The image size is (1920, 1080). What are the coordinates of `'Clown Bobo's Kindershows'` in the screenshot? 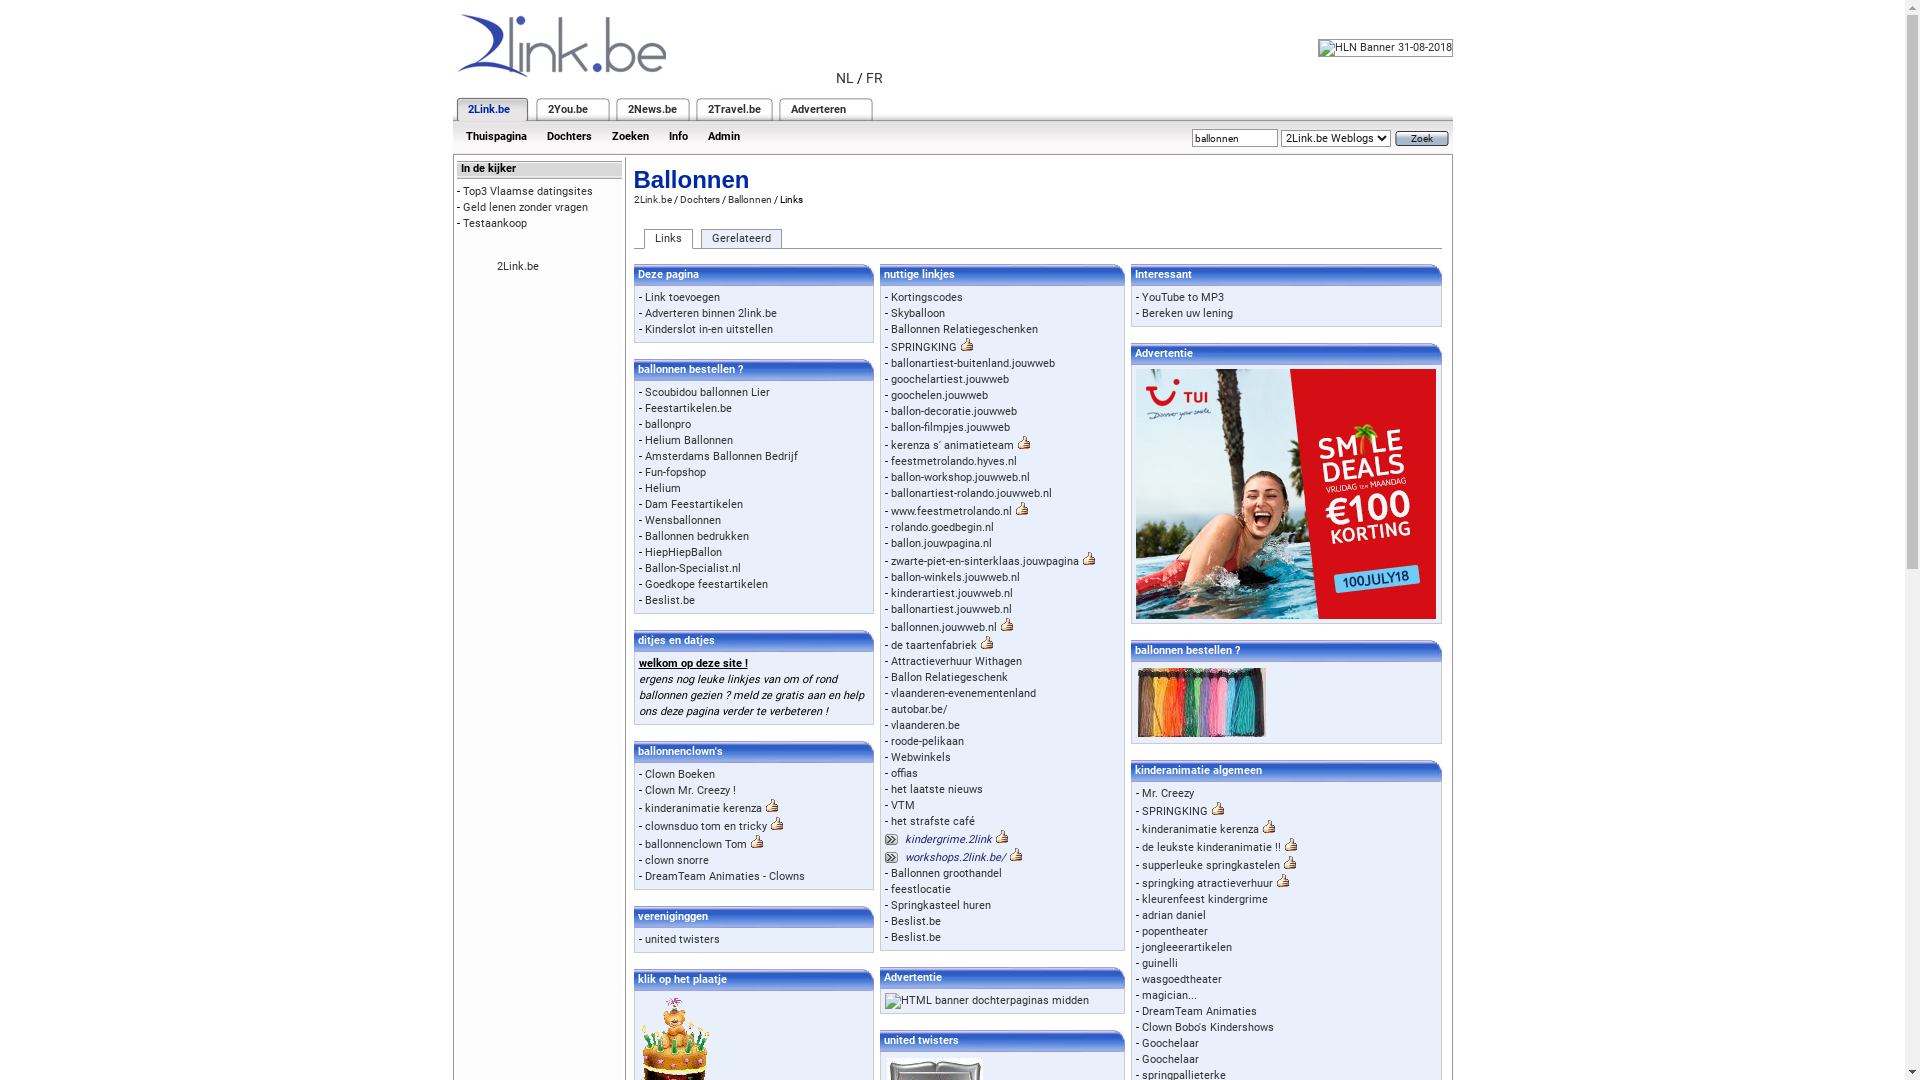 It's located at (1207, 1027).